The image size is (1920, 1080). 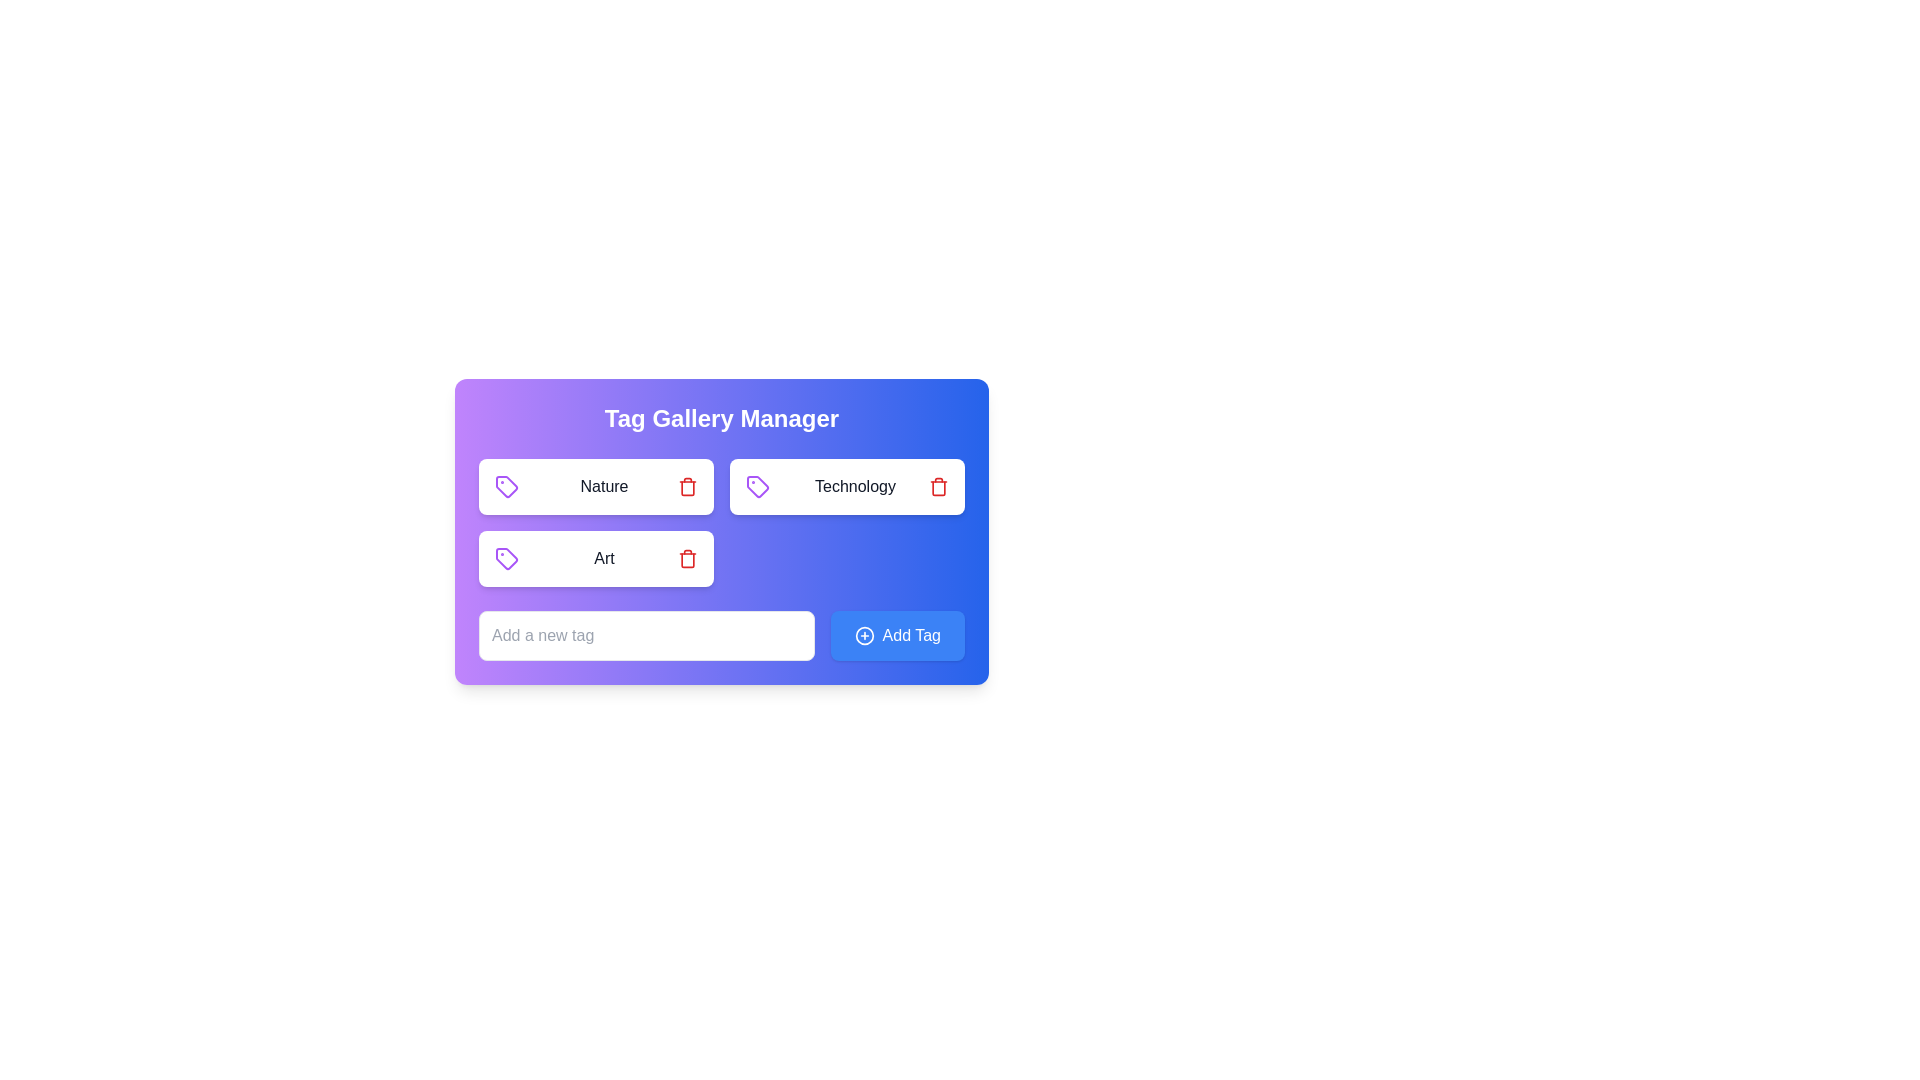 What do you see at coordinates (595, 559) in the screenshot?
I see `the label of the tag entry labeled 'Art' in the 'Tag Gallery Manager' section for reference` at bounding box center [595, 559].